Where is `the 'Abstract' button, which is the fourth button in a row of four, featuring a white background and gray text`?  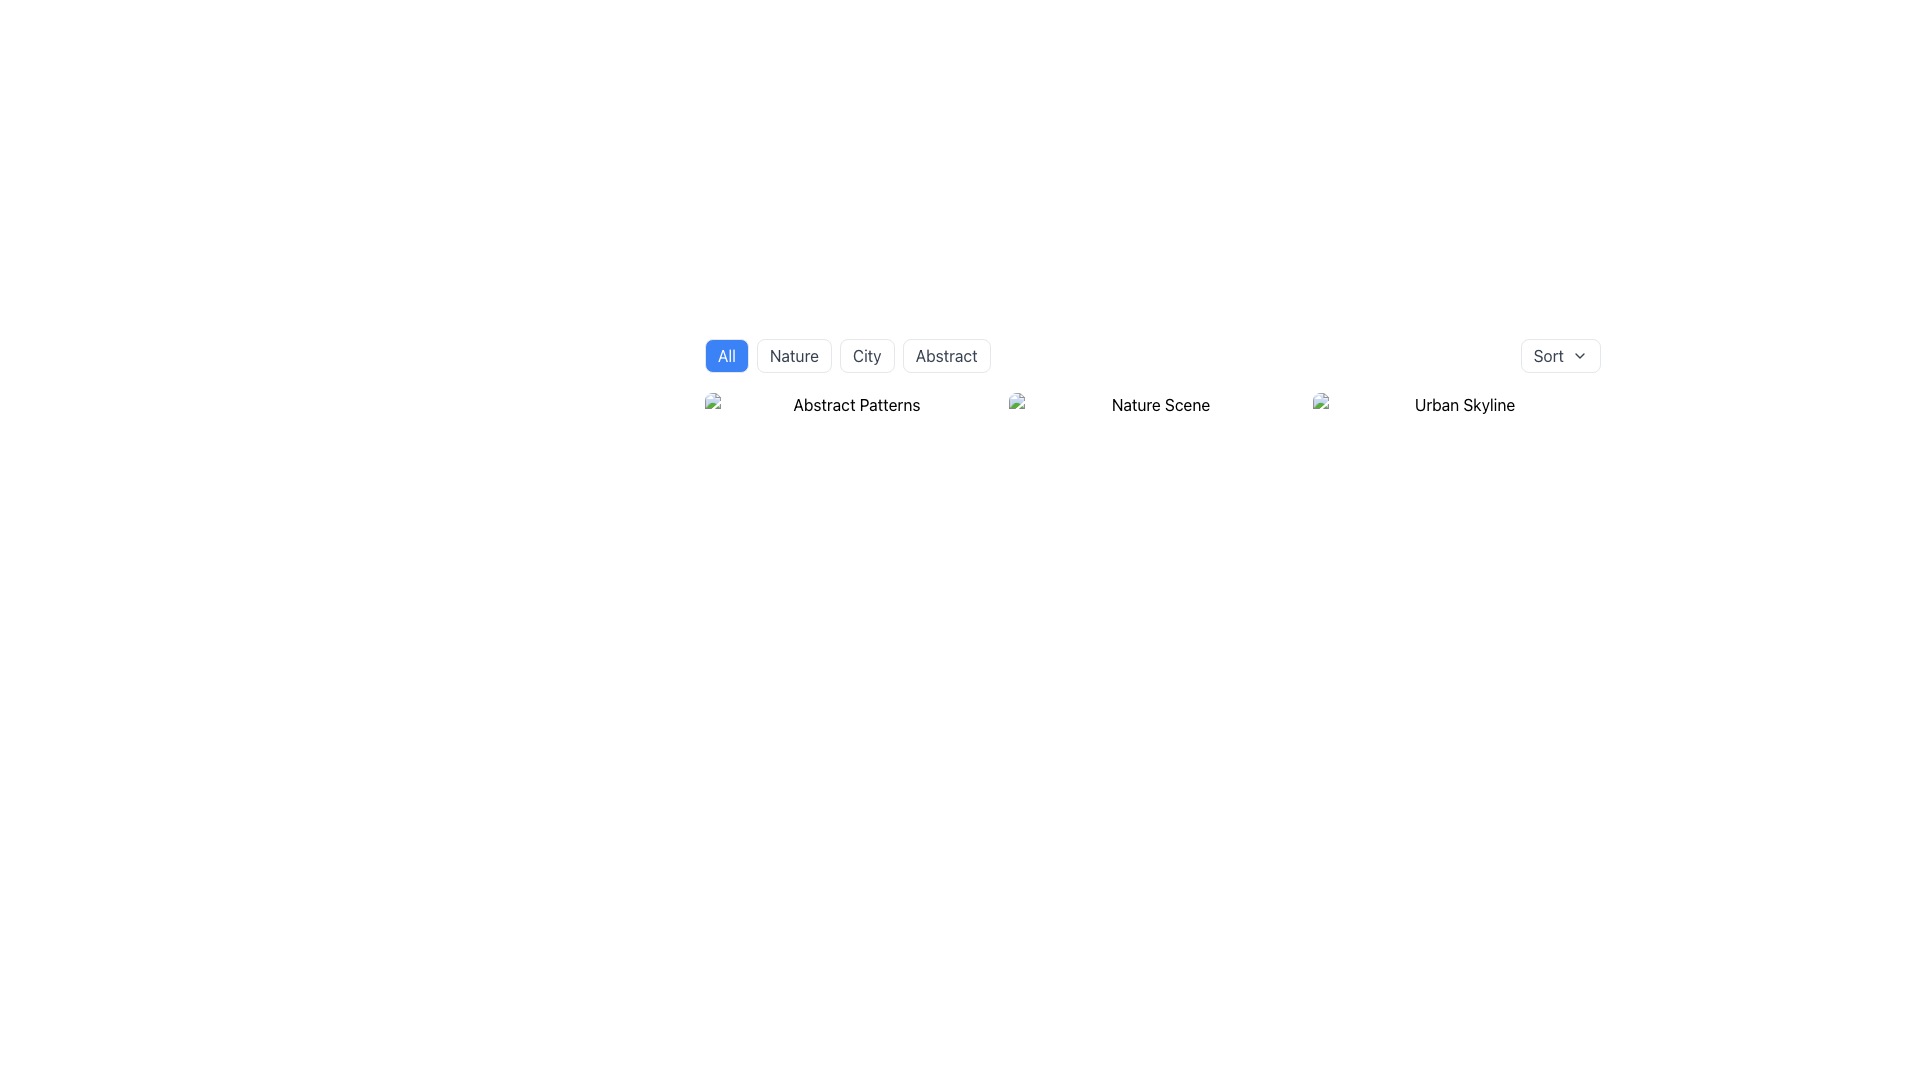
the 'Abstract' button, which is the fourth button in a row of four, featuring a white background and gray text is located at coordinates (945, 354).